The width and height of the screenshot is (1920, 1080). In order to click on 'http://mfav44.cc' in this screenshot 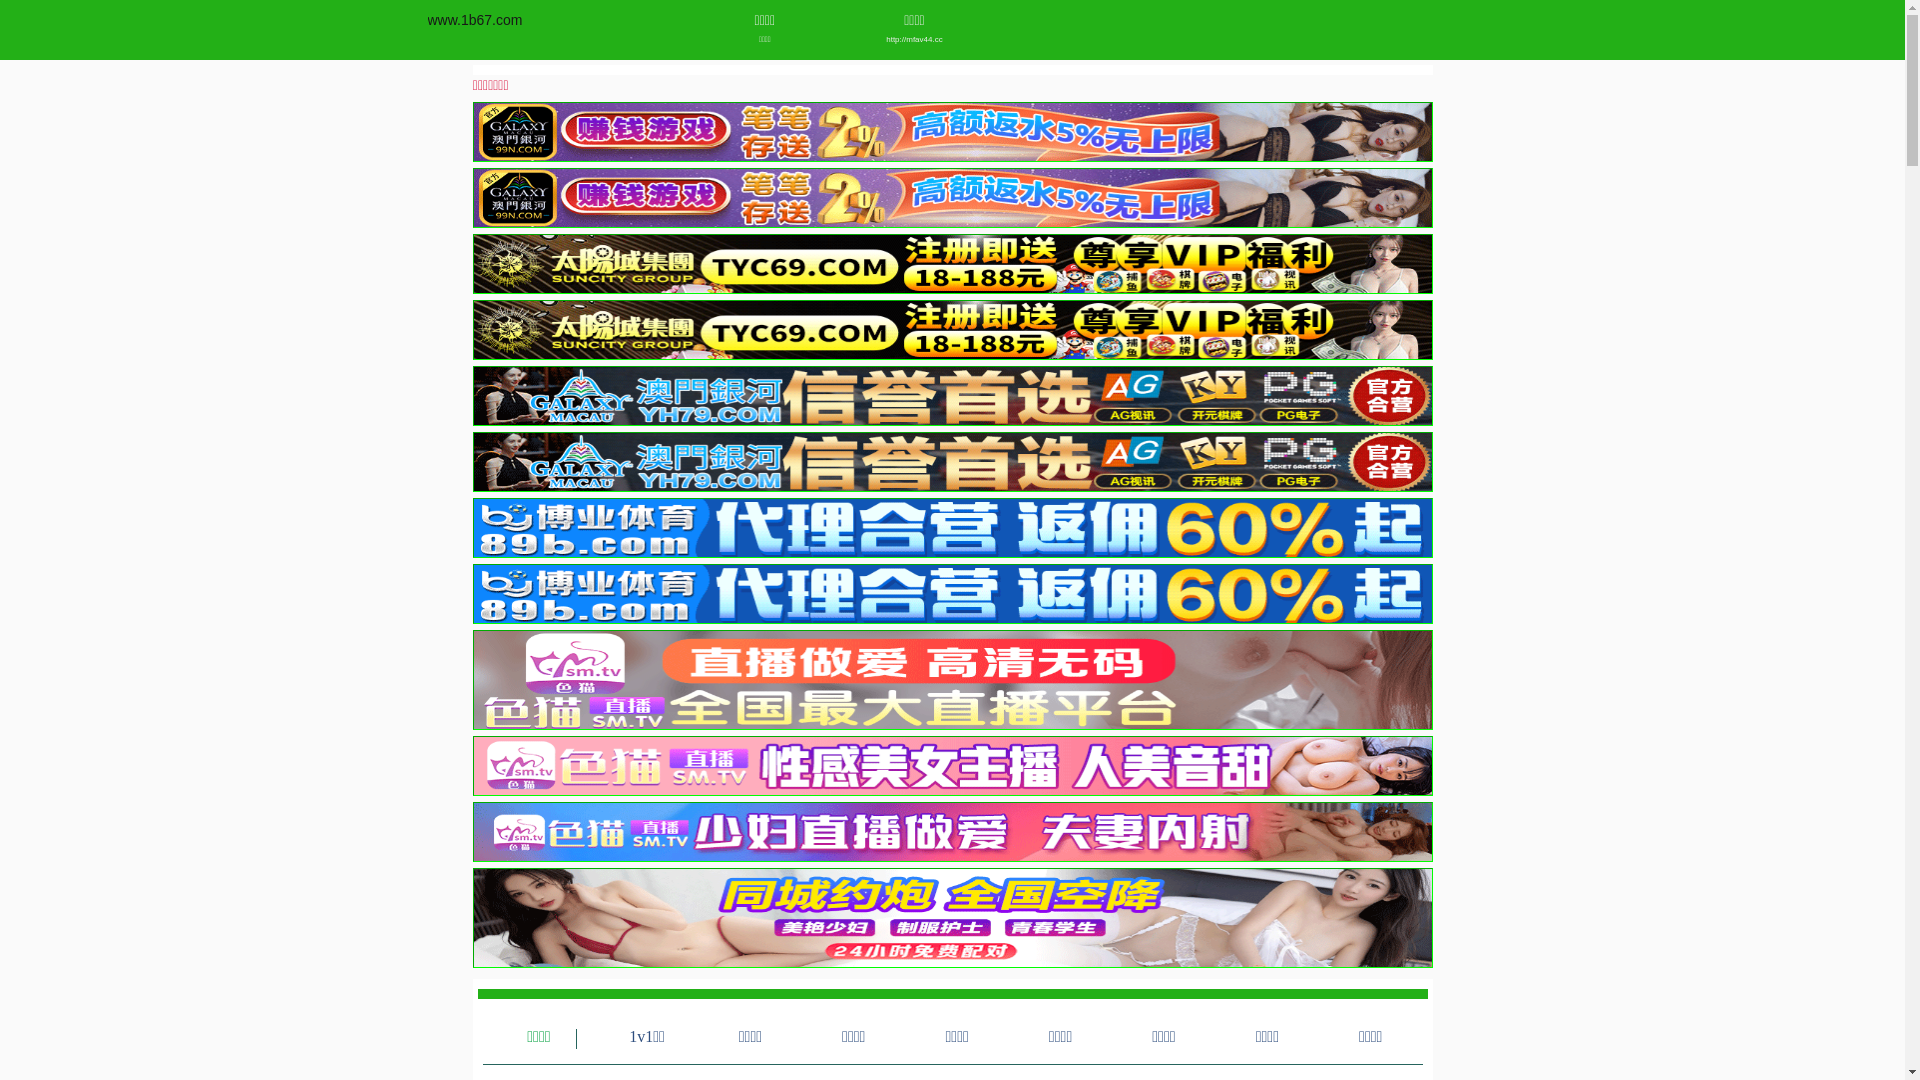, I will do `click(914, 39)`.